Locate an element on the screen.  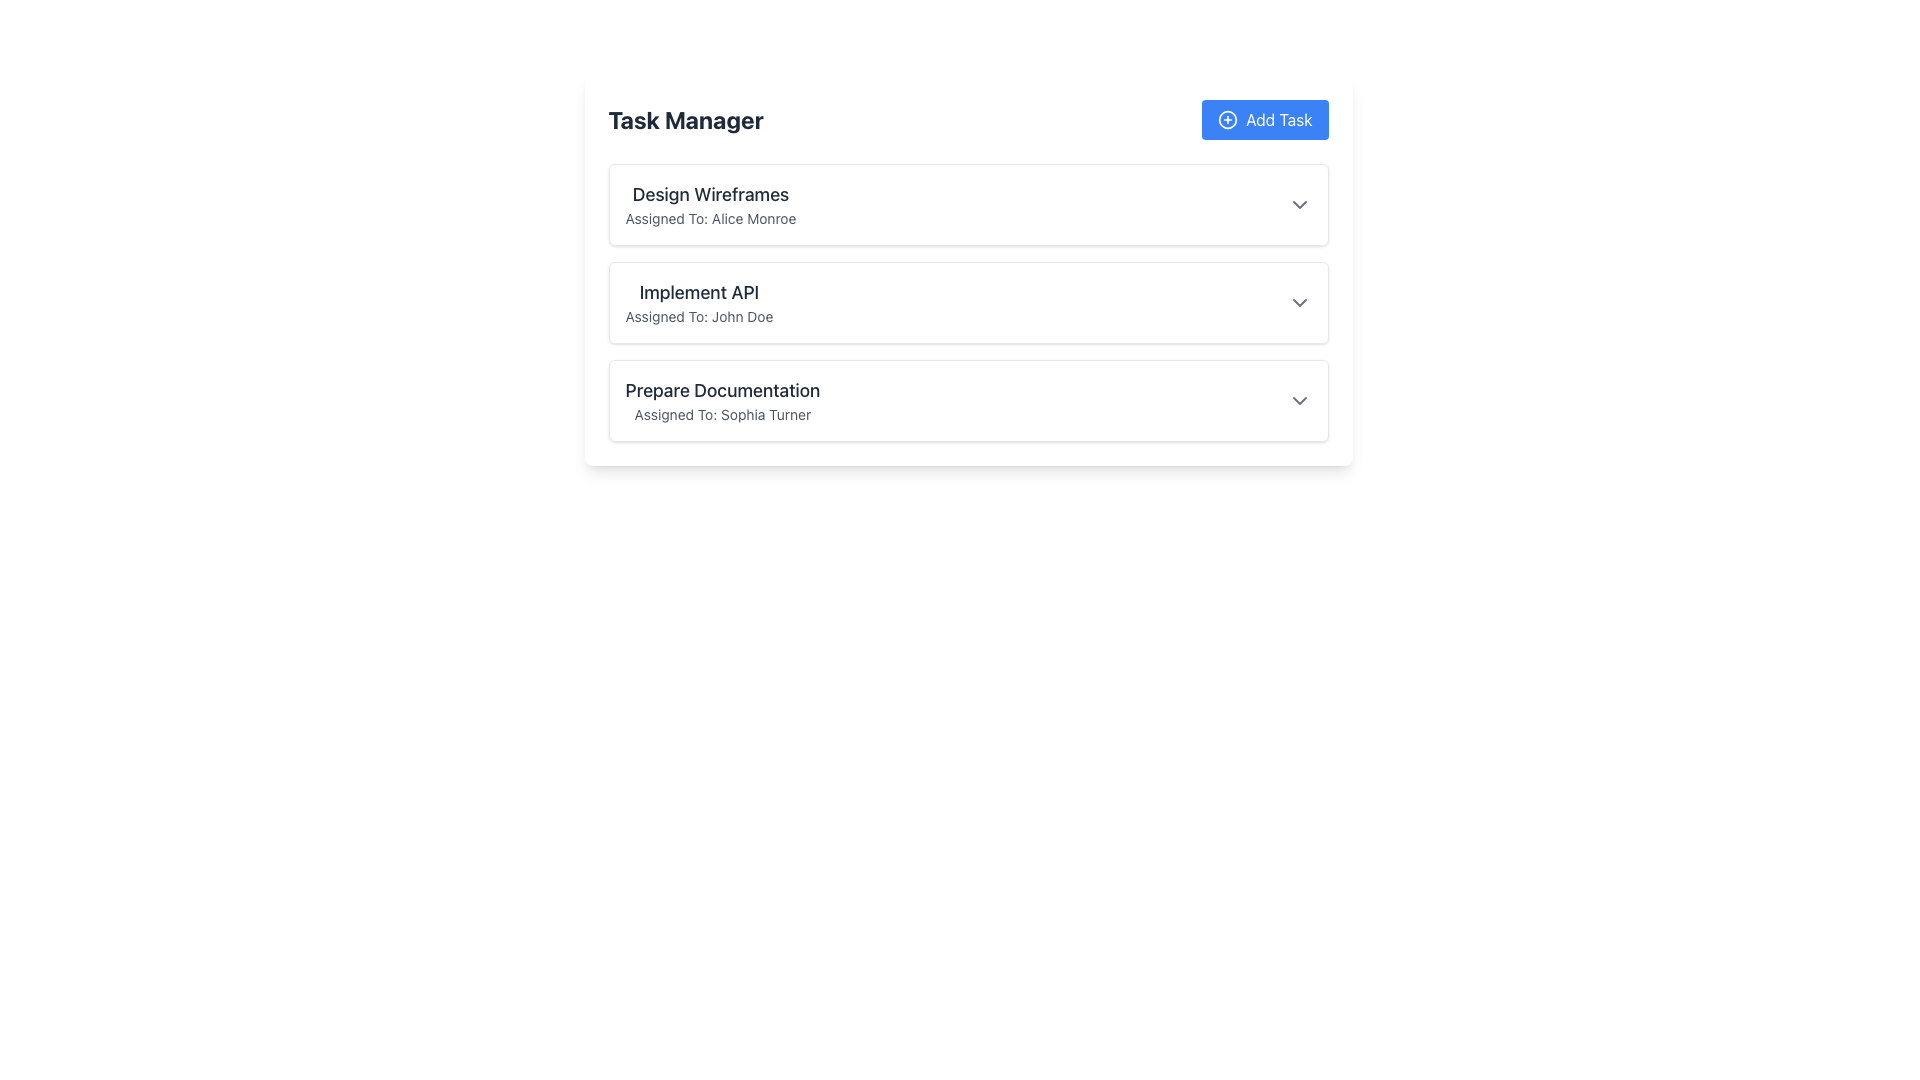
the 'Add Task' button, which is a rectangular blue button with white text and a plus icon, located in the right segment of the horizontal bar at the top of the interface is located at coordinates (1264, 119).